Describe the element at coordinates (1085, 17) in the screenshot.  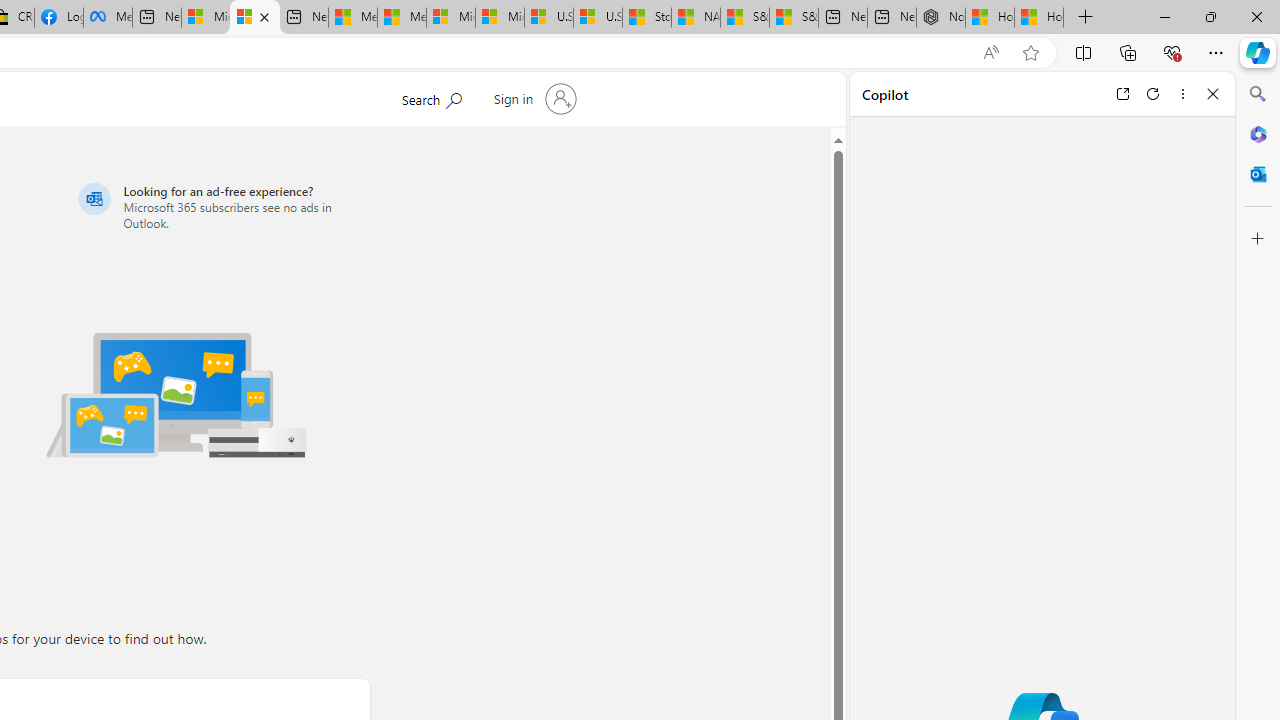
I see `'New Tab'` at that location.